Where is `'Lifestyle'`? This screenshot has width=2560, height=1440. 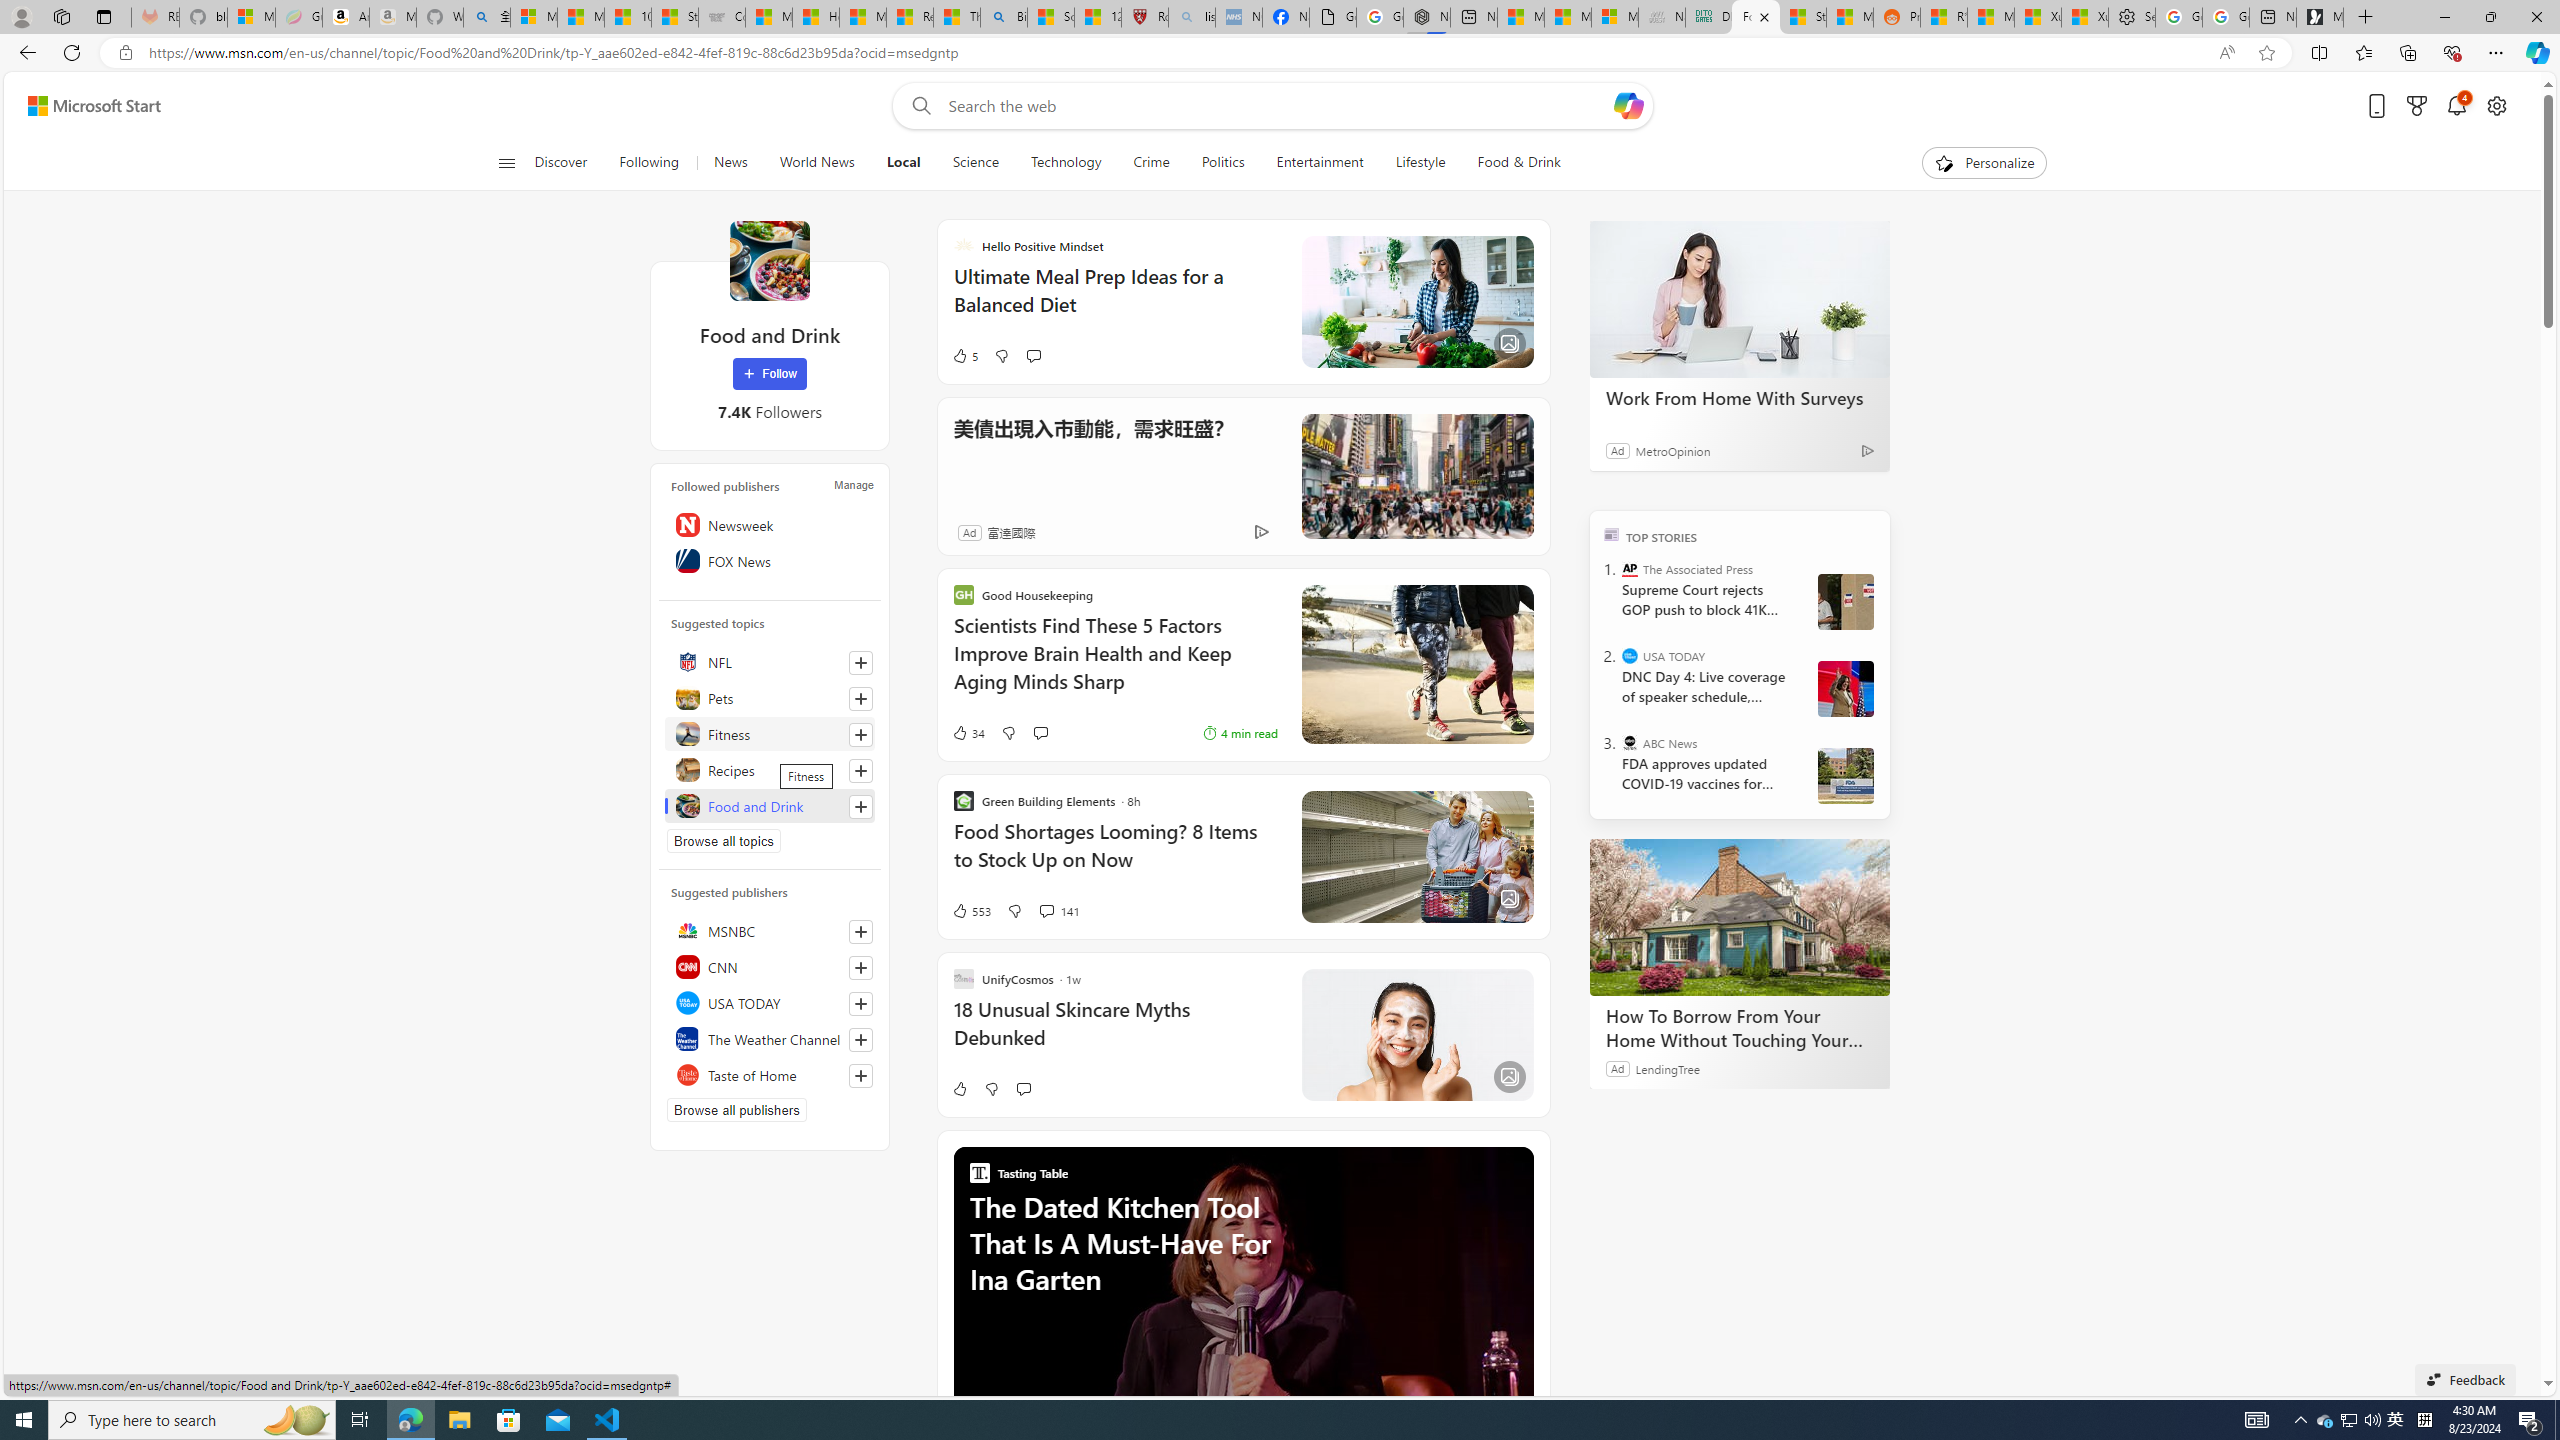 'Lifestyle' is located at coordinates (1419, 162).